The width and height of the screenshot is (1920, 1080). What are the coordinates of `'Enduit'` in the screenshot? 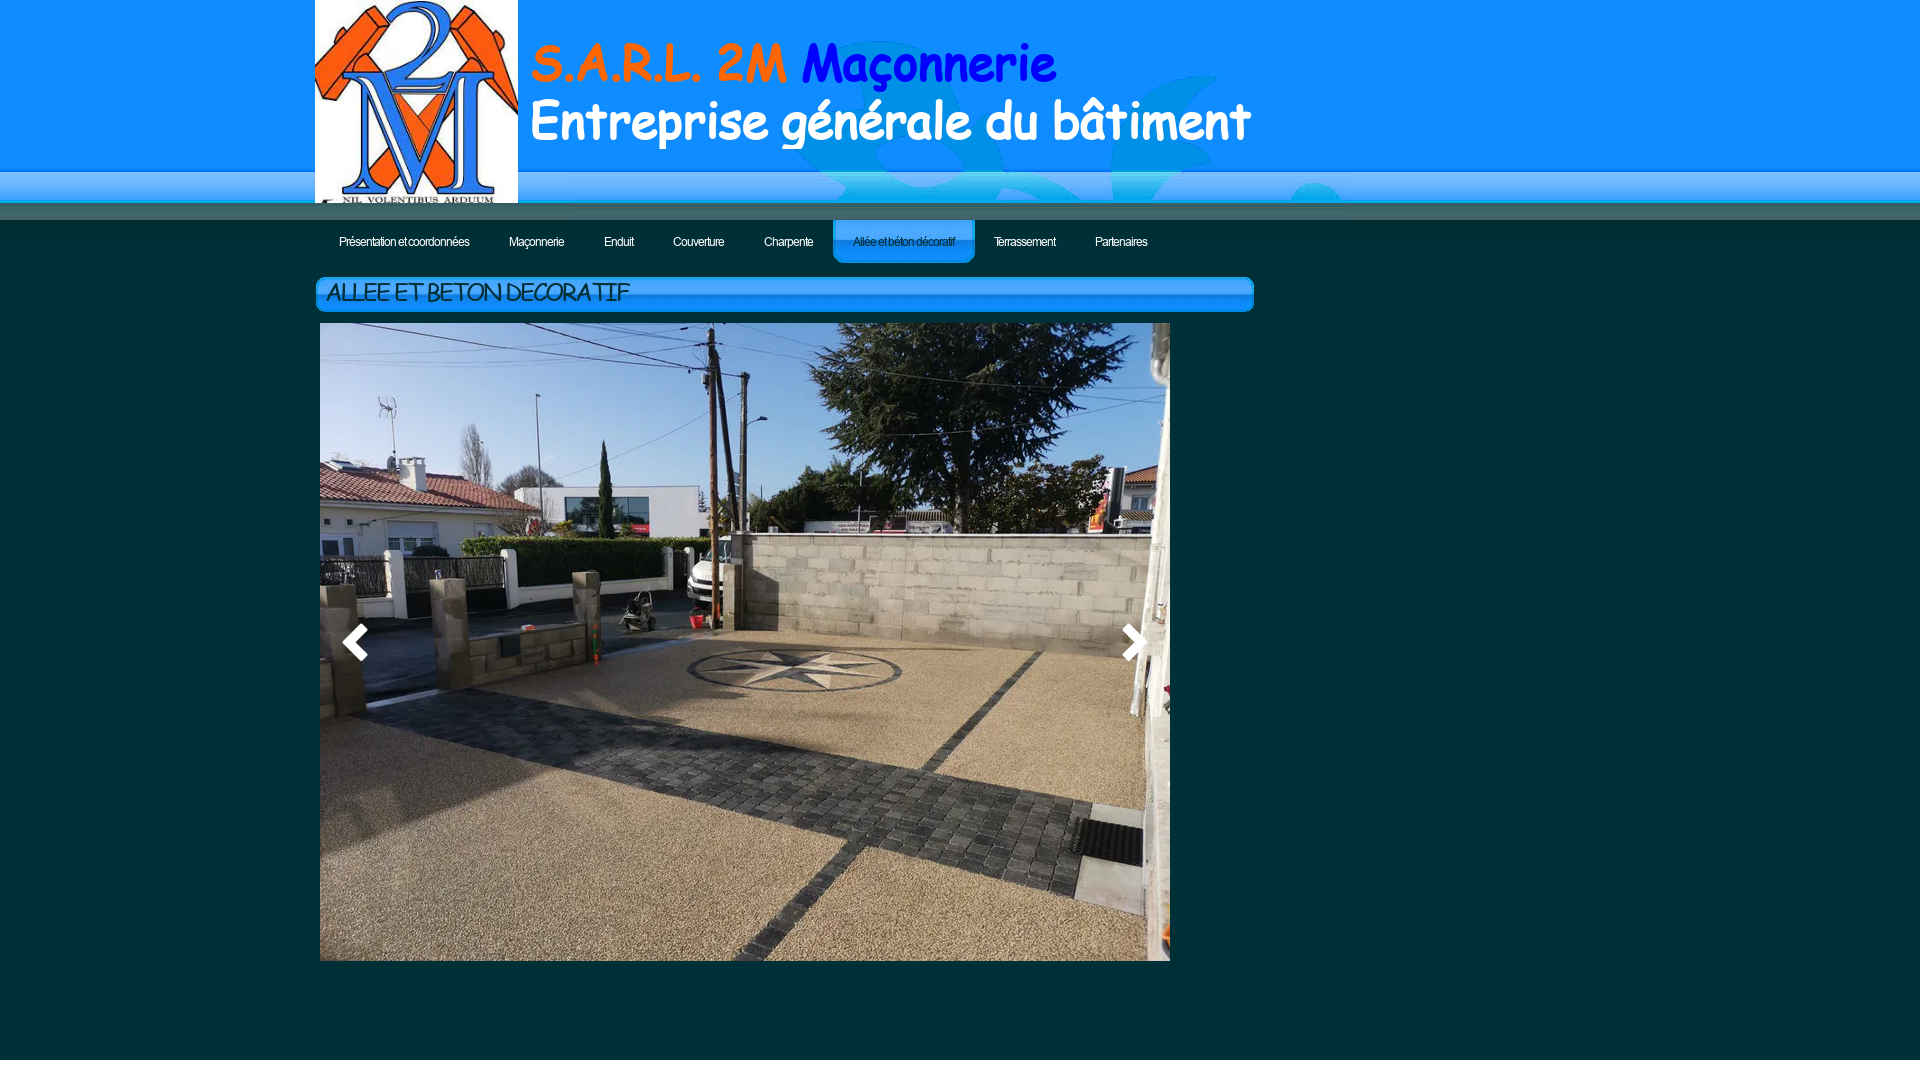 It's located at (617, 240).